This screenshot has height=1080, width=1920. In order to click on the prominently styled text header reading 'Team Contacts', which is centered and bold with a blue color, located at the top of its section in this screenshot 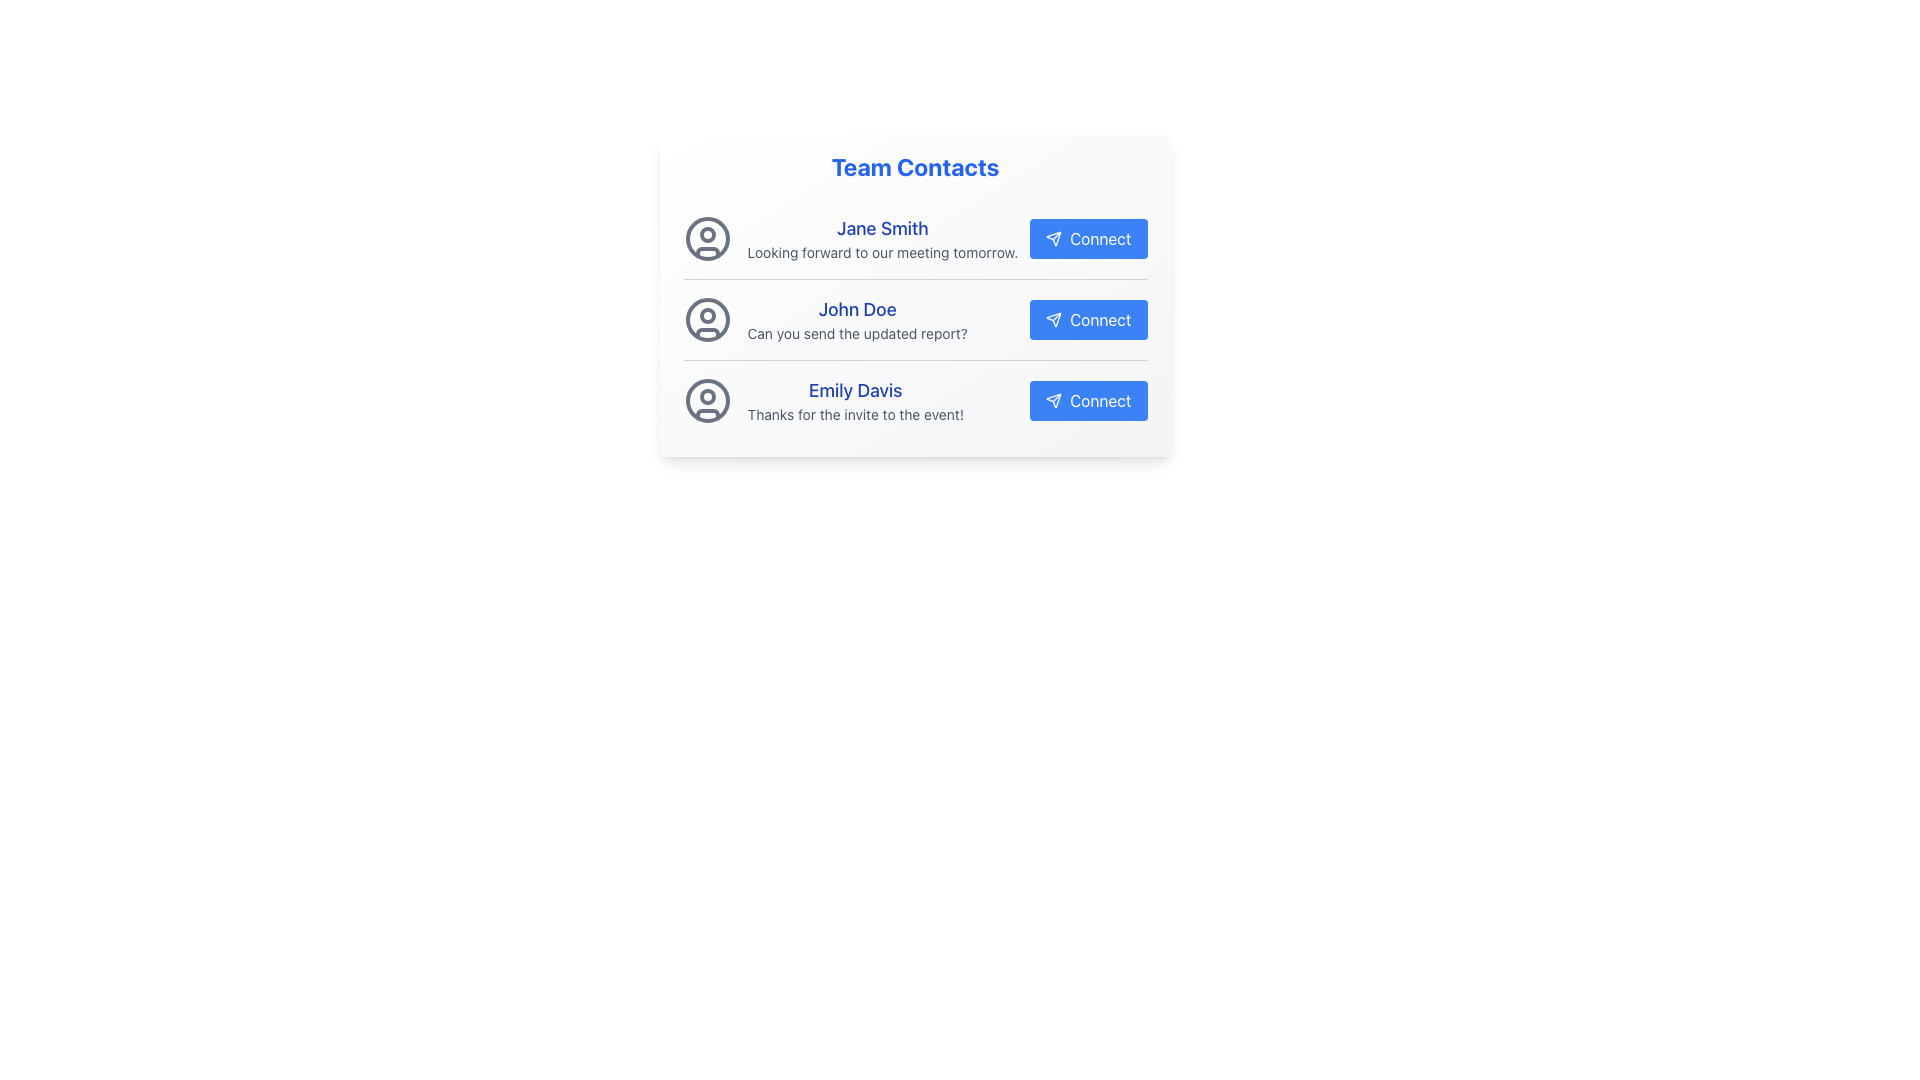, I will do `click(914, 165)`.